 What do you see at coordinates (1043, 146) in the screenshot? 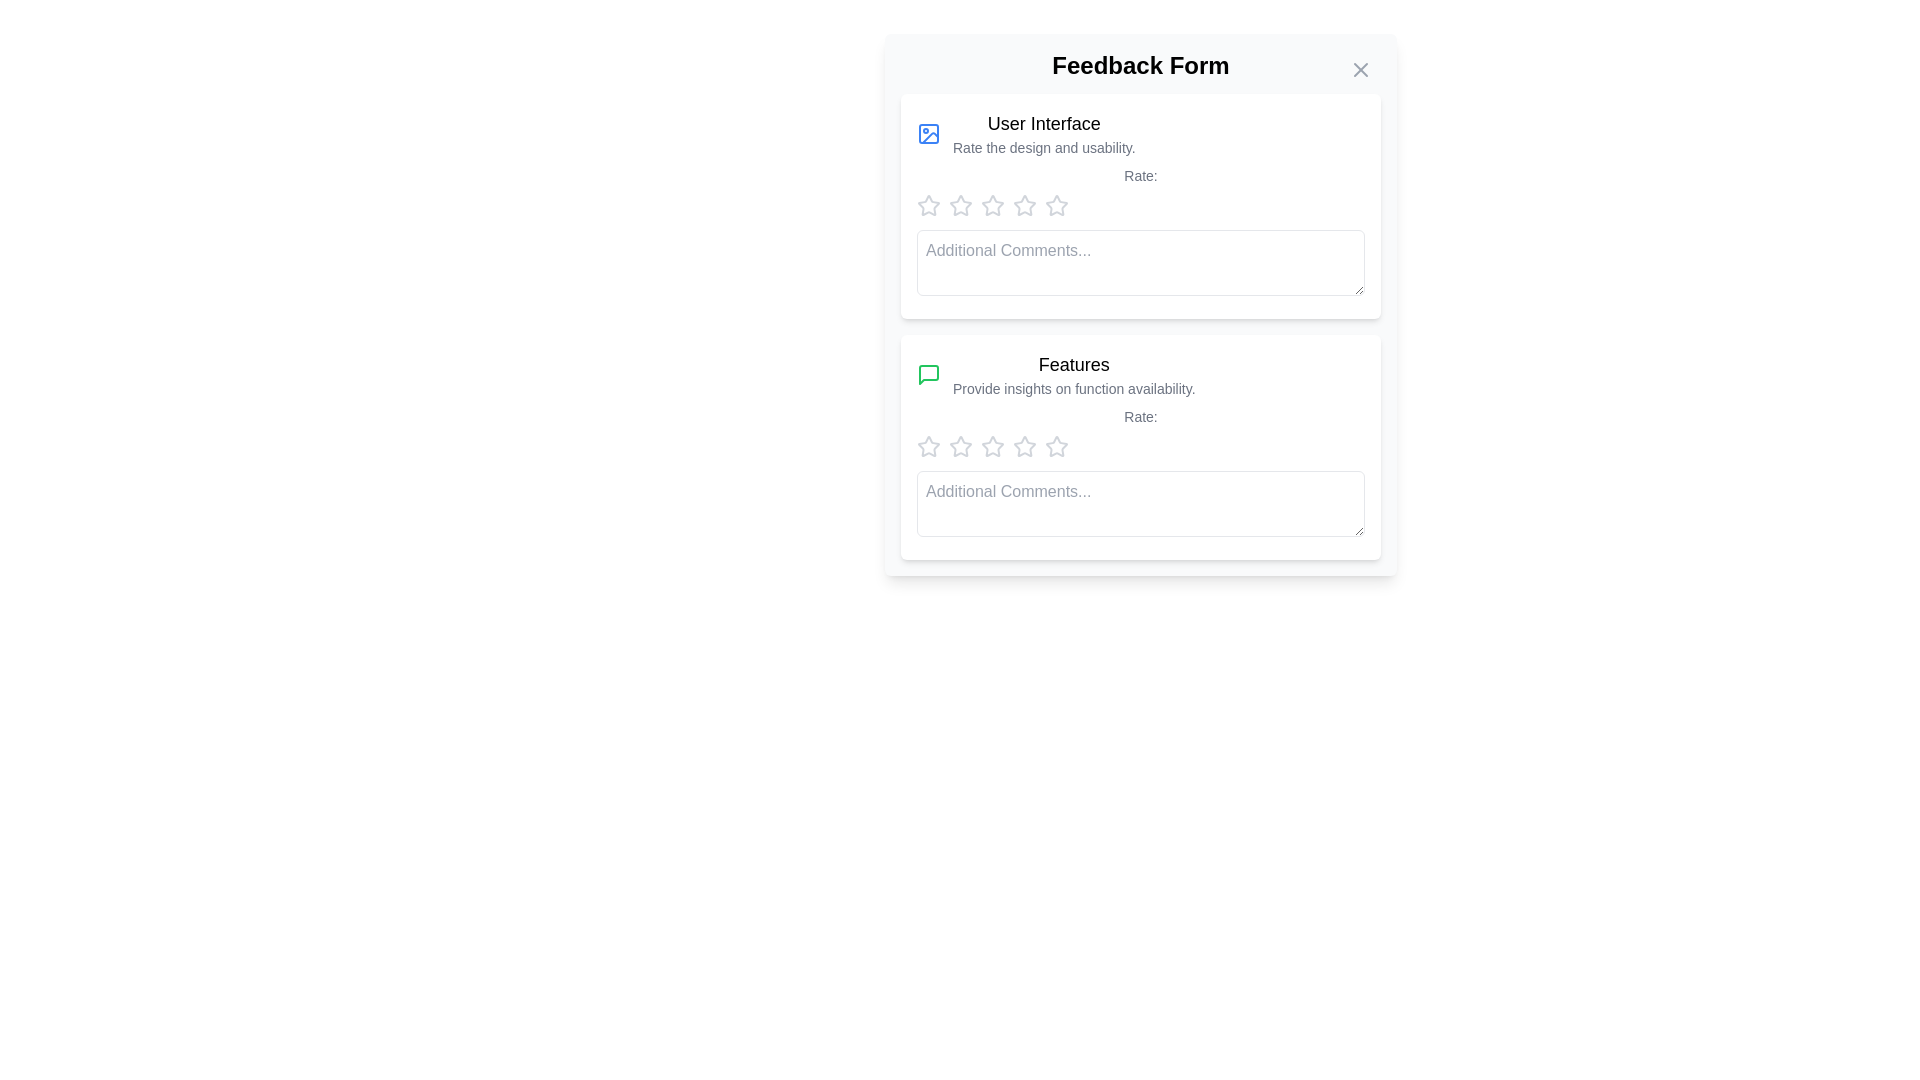
I see `the text element that reads 'Rate the design and usability.' which is styled in gray and positioned directly beneath the 'User Interface' heading within the 'Feedback Form' dialog` at bounding box center [1043, 146].